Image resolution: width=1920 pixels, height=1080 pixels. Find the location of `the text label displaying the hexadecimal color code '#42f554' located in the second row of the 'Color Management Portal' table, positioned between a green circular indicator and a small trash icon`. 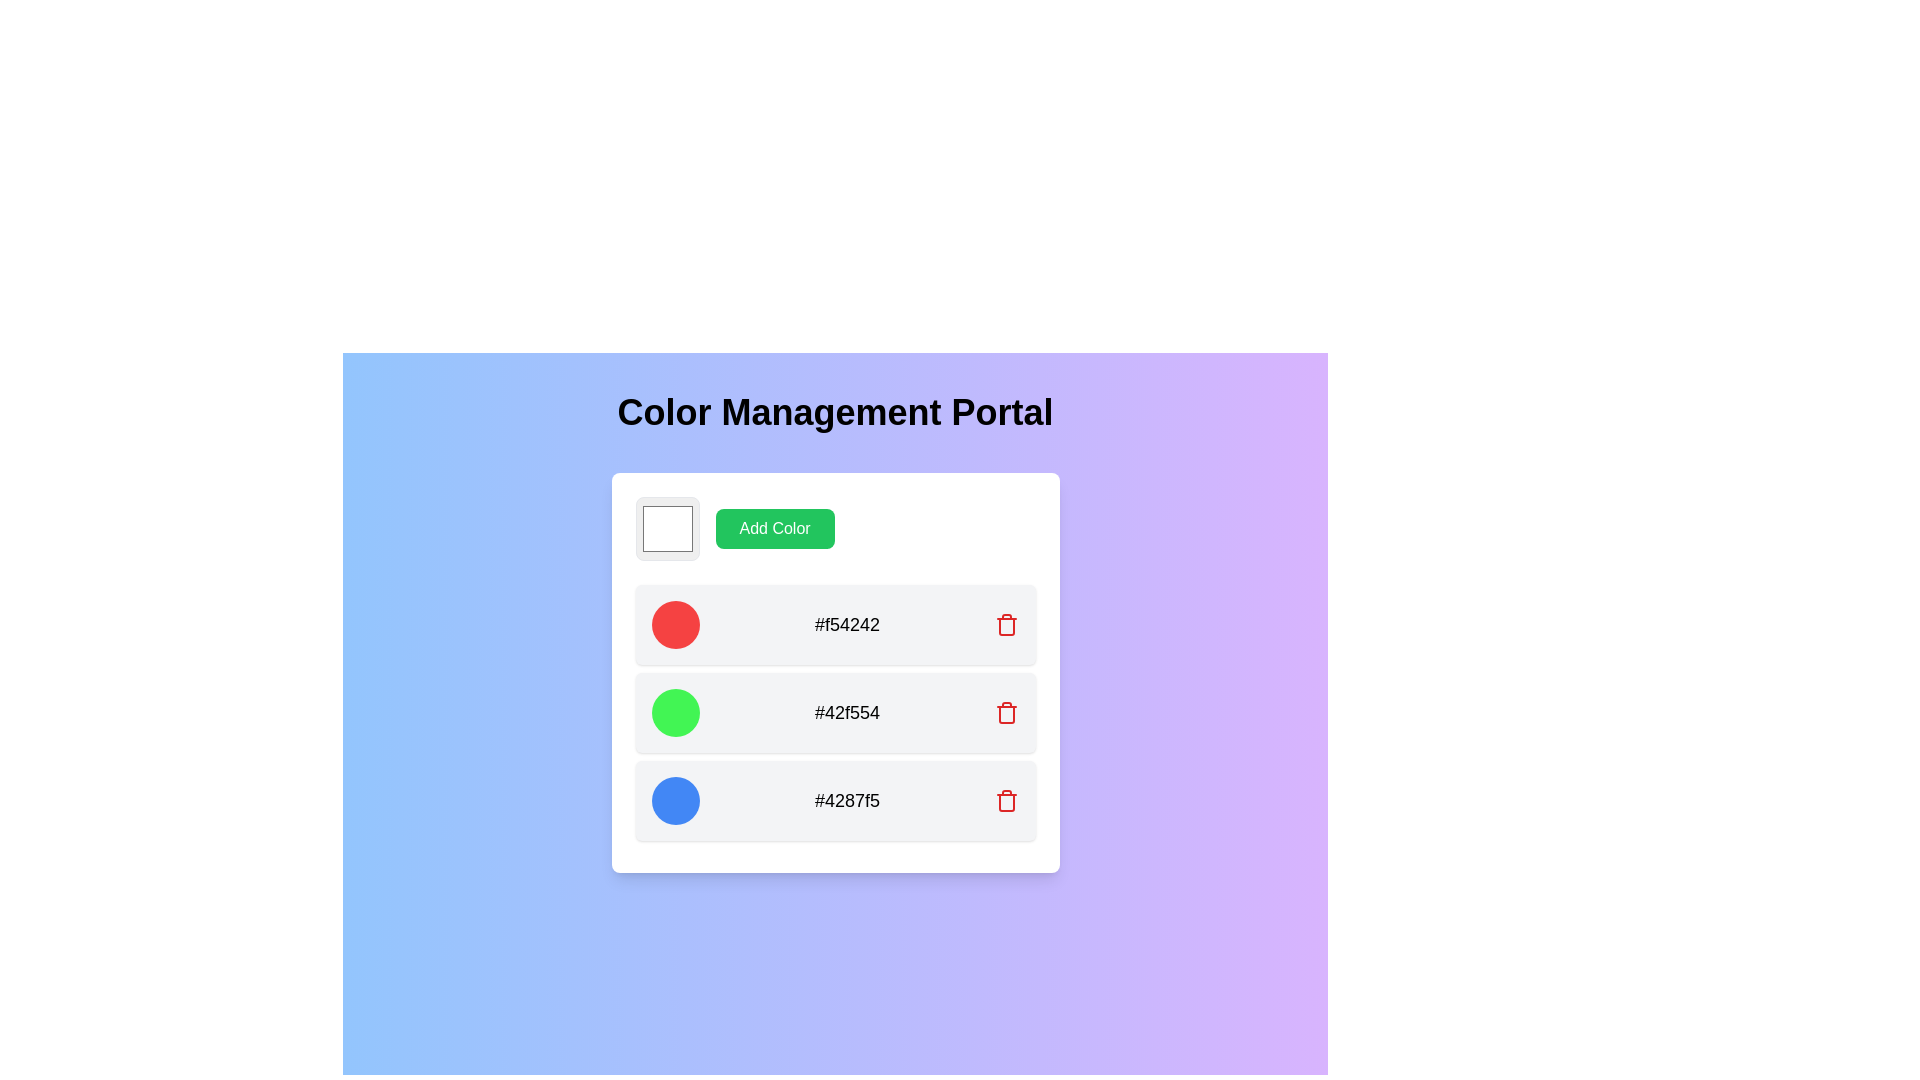

the text label displaying the hexadecimal color code '#42f554' located in the second row of the 'Color Management Portal' table, positioned between a green circular indicator and a small trash icon is located at coordinates (847, 712).